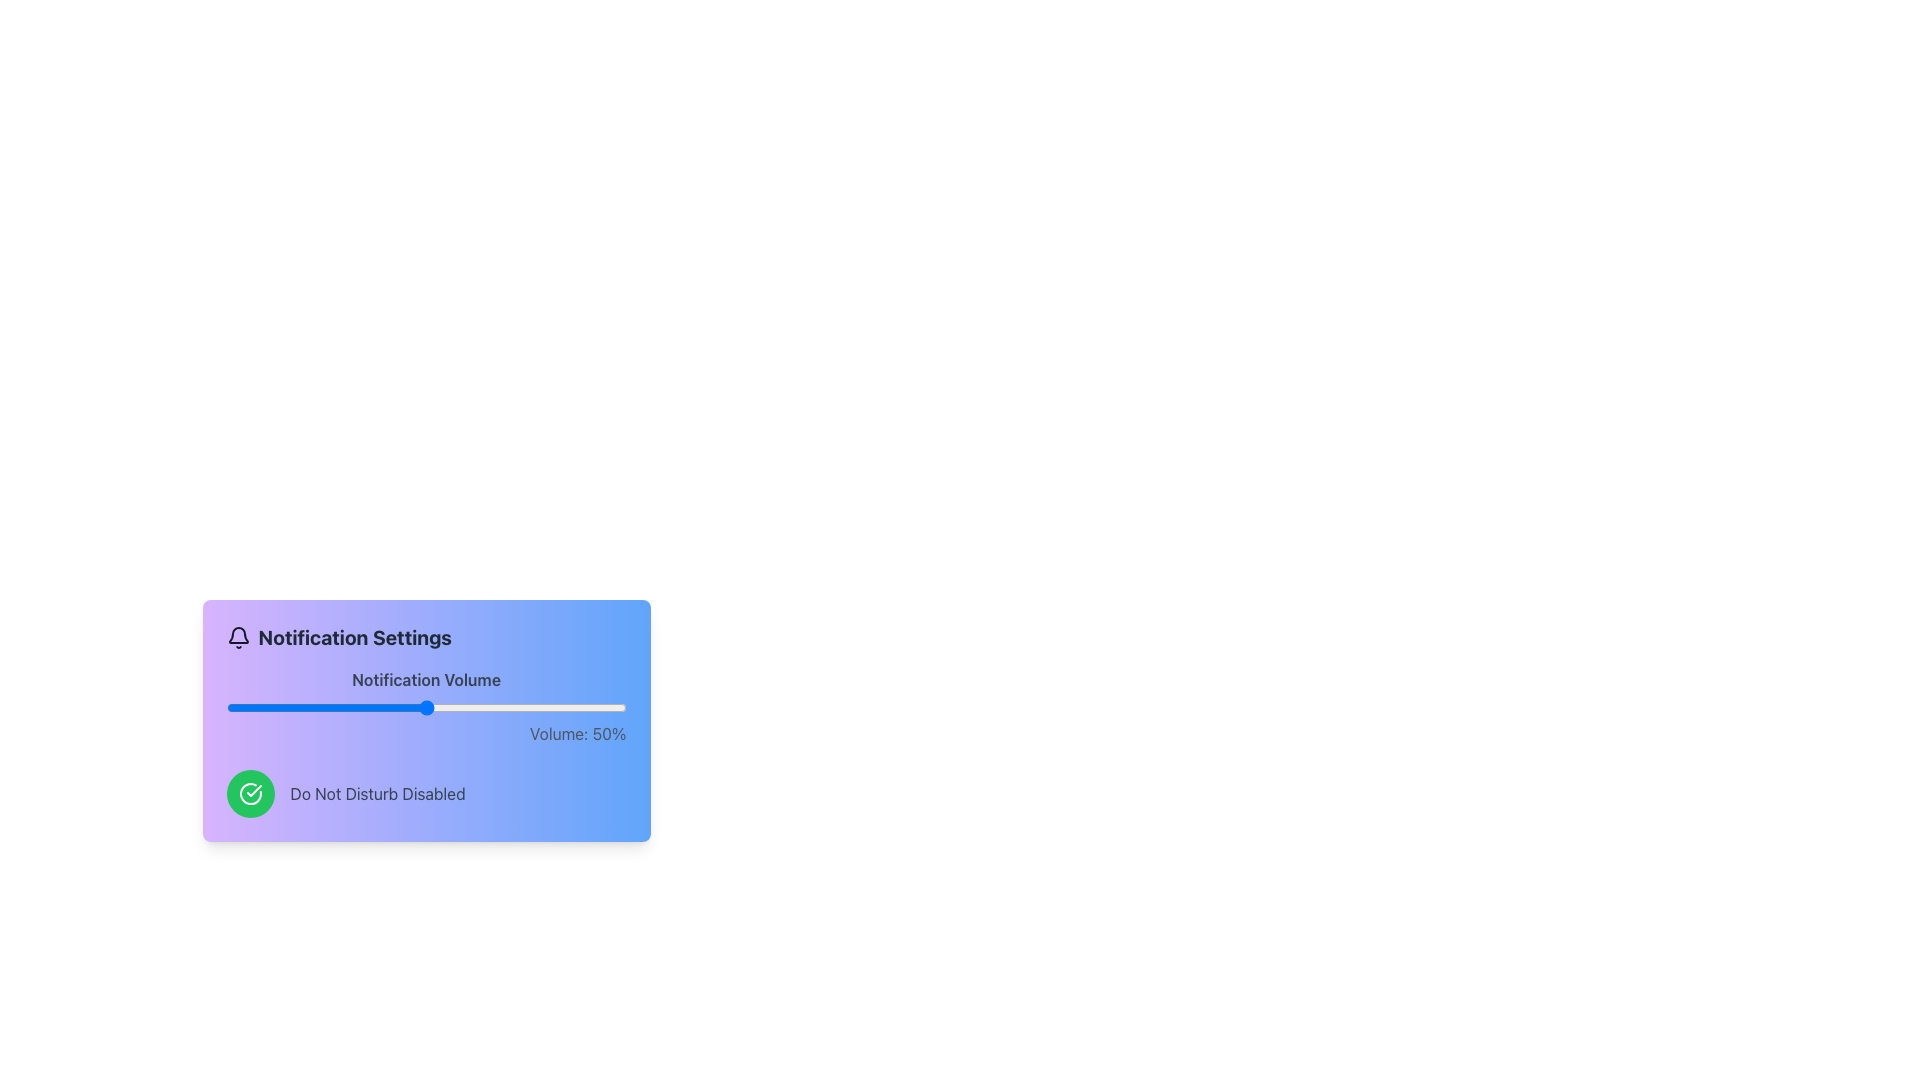 Image resolution: width=1920 pixels, height=1080 pixels. Describe the element at coordinates (317, 707) in the screenshot. I see `notification volume` at that location.